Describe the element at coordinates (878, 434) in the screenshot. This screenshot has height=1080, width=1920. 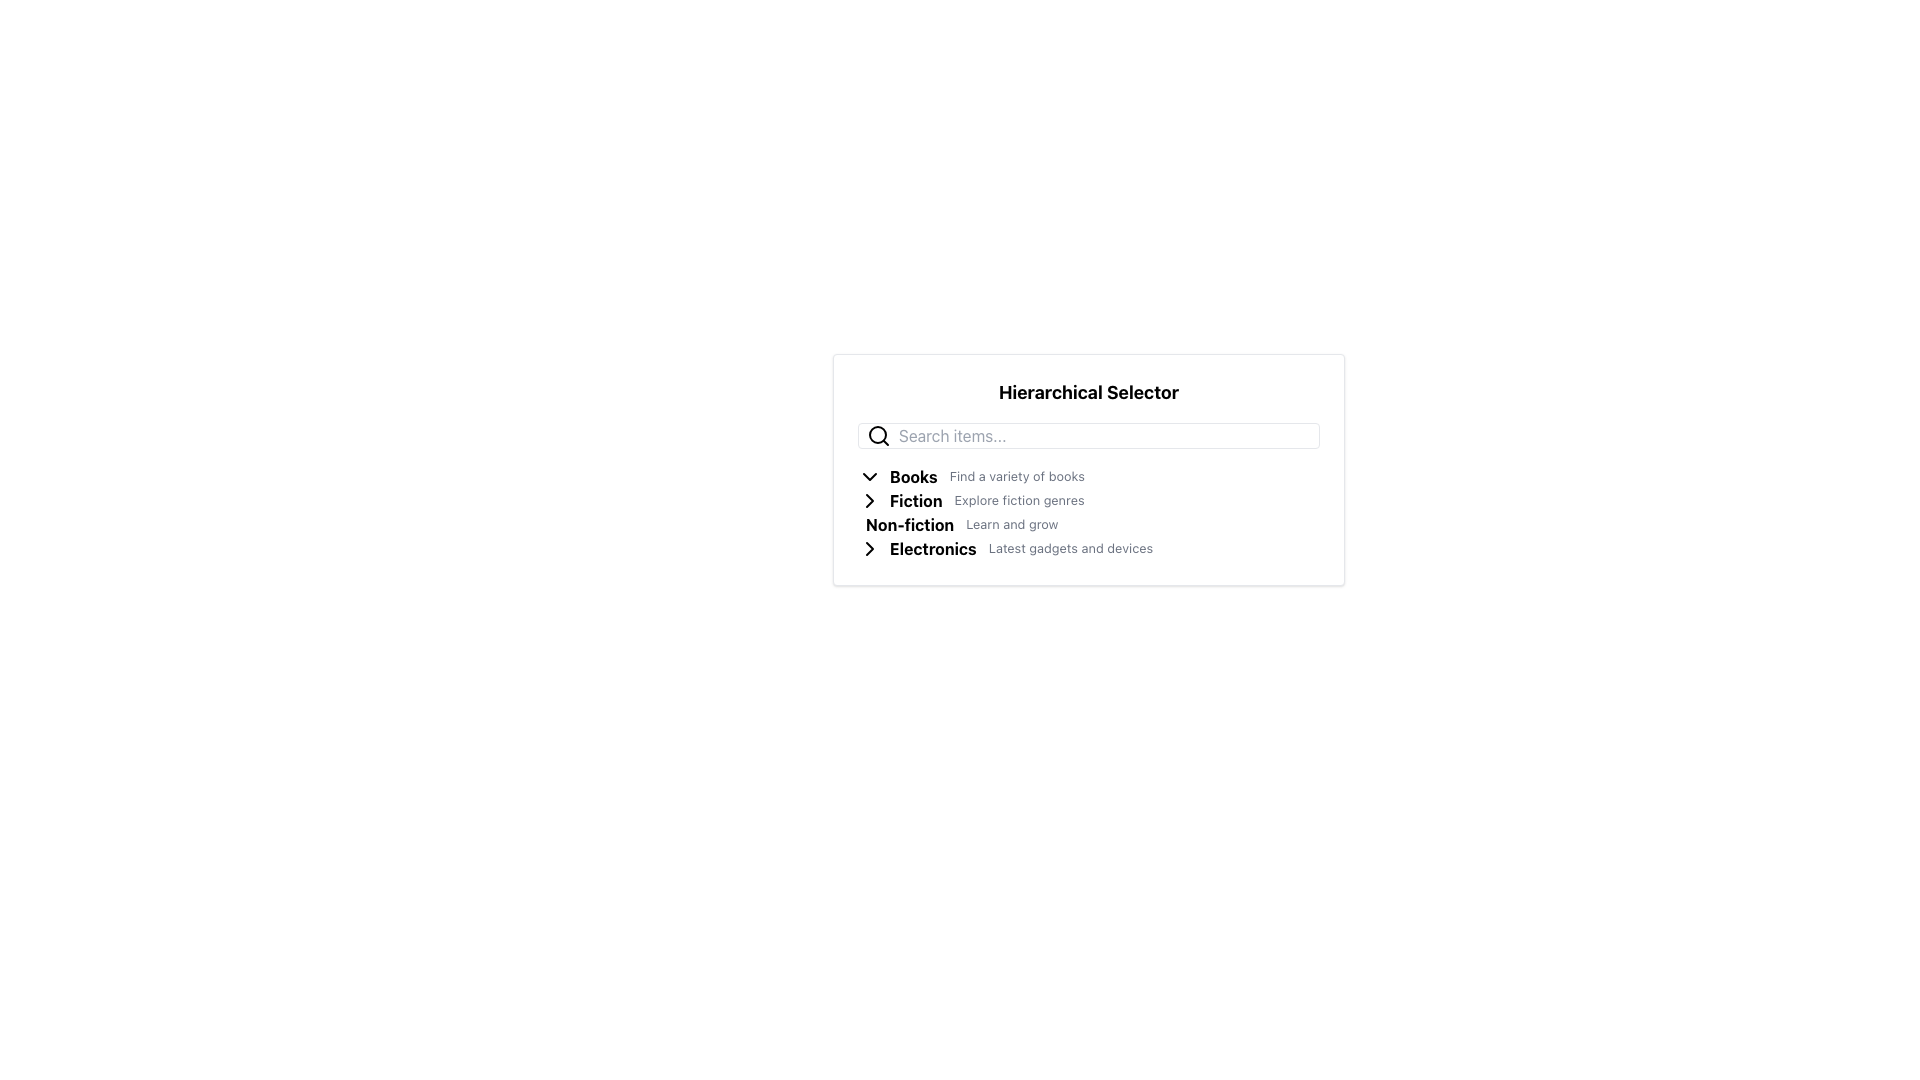
I see `the black magnifying glass icon, which is outlined with a circular lens and positioned adjacent to the search box, preceding the text input placeholder 'Search items...'` at that location.